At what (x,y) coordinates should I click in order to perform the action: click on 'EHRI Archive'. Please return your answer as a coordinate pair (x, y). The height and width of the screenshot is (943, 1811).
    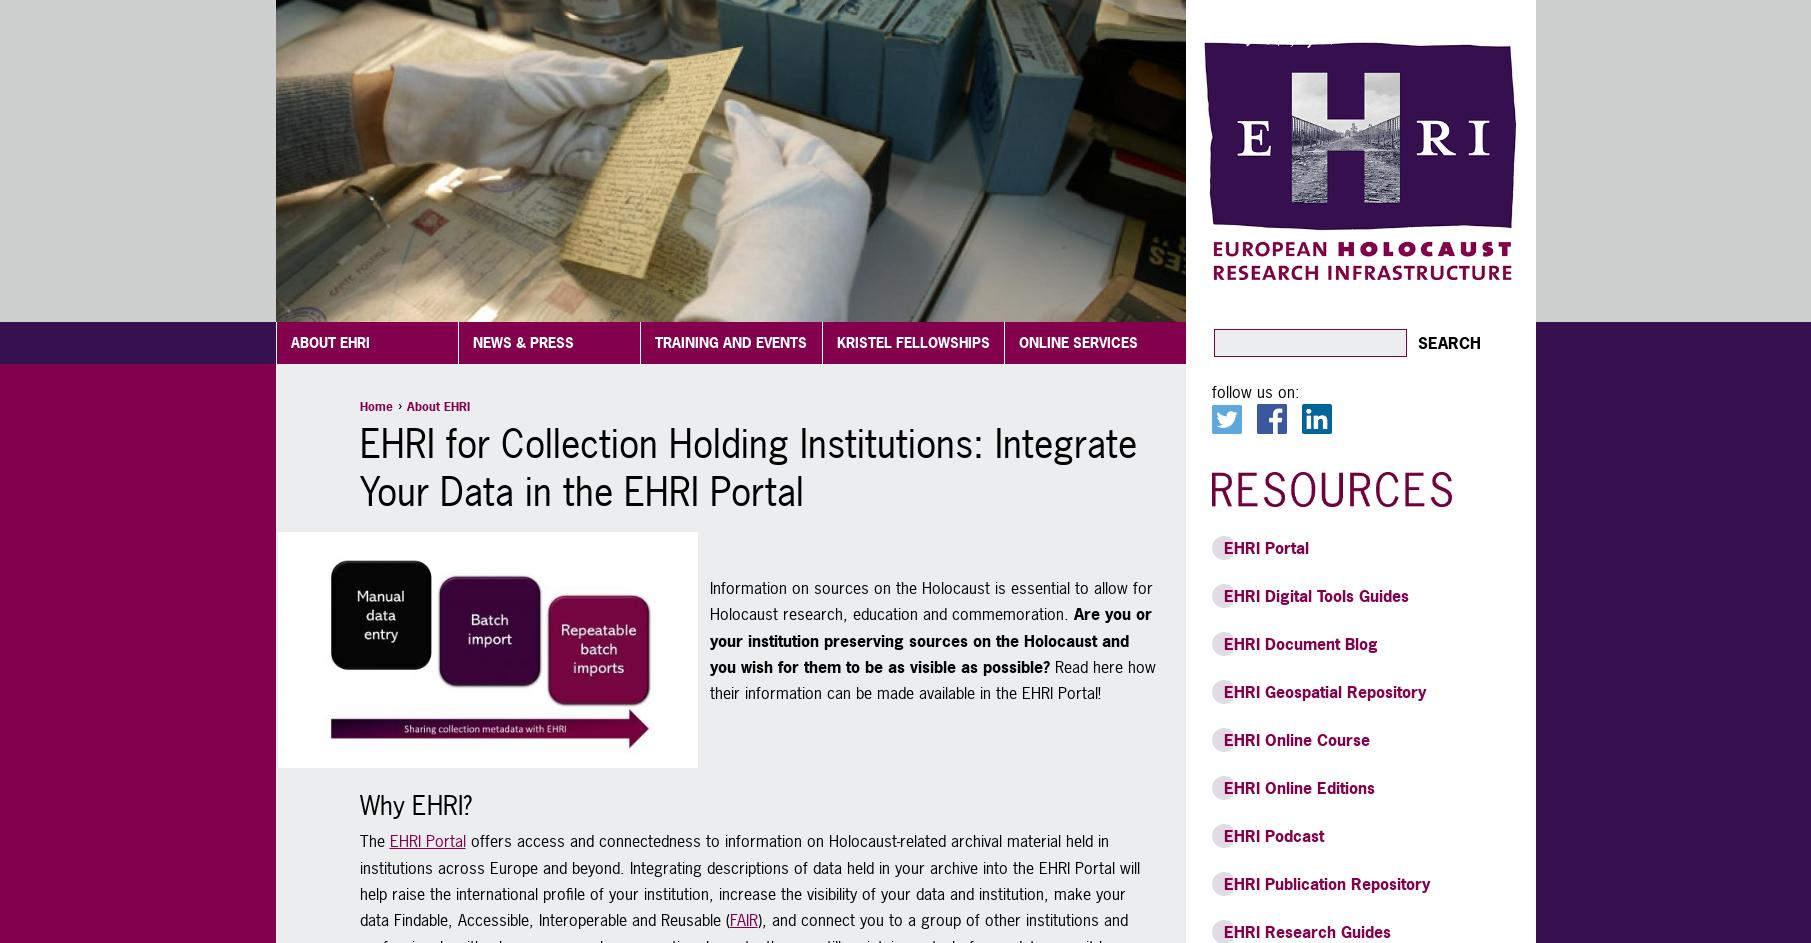
    Looking at the image, I should click on (512, 246).